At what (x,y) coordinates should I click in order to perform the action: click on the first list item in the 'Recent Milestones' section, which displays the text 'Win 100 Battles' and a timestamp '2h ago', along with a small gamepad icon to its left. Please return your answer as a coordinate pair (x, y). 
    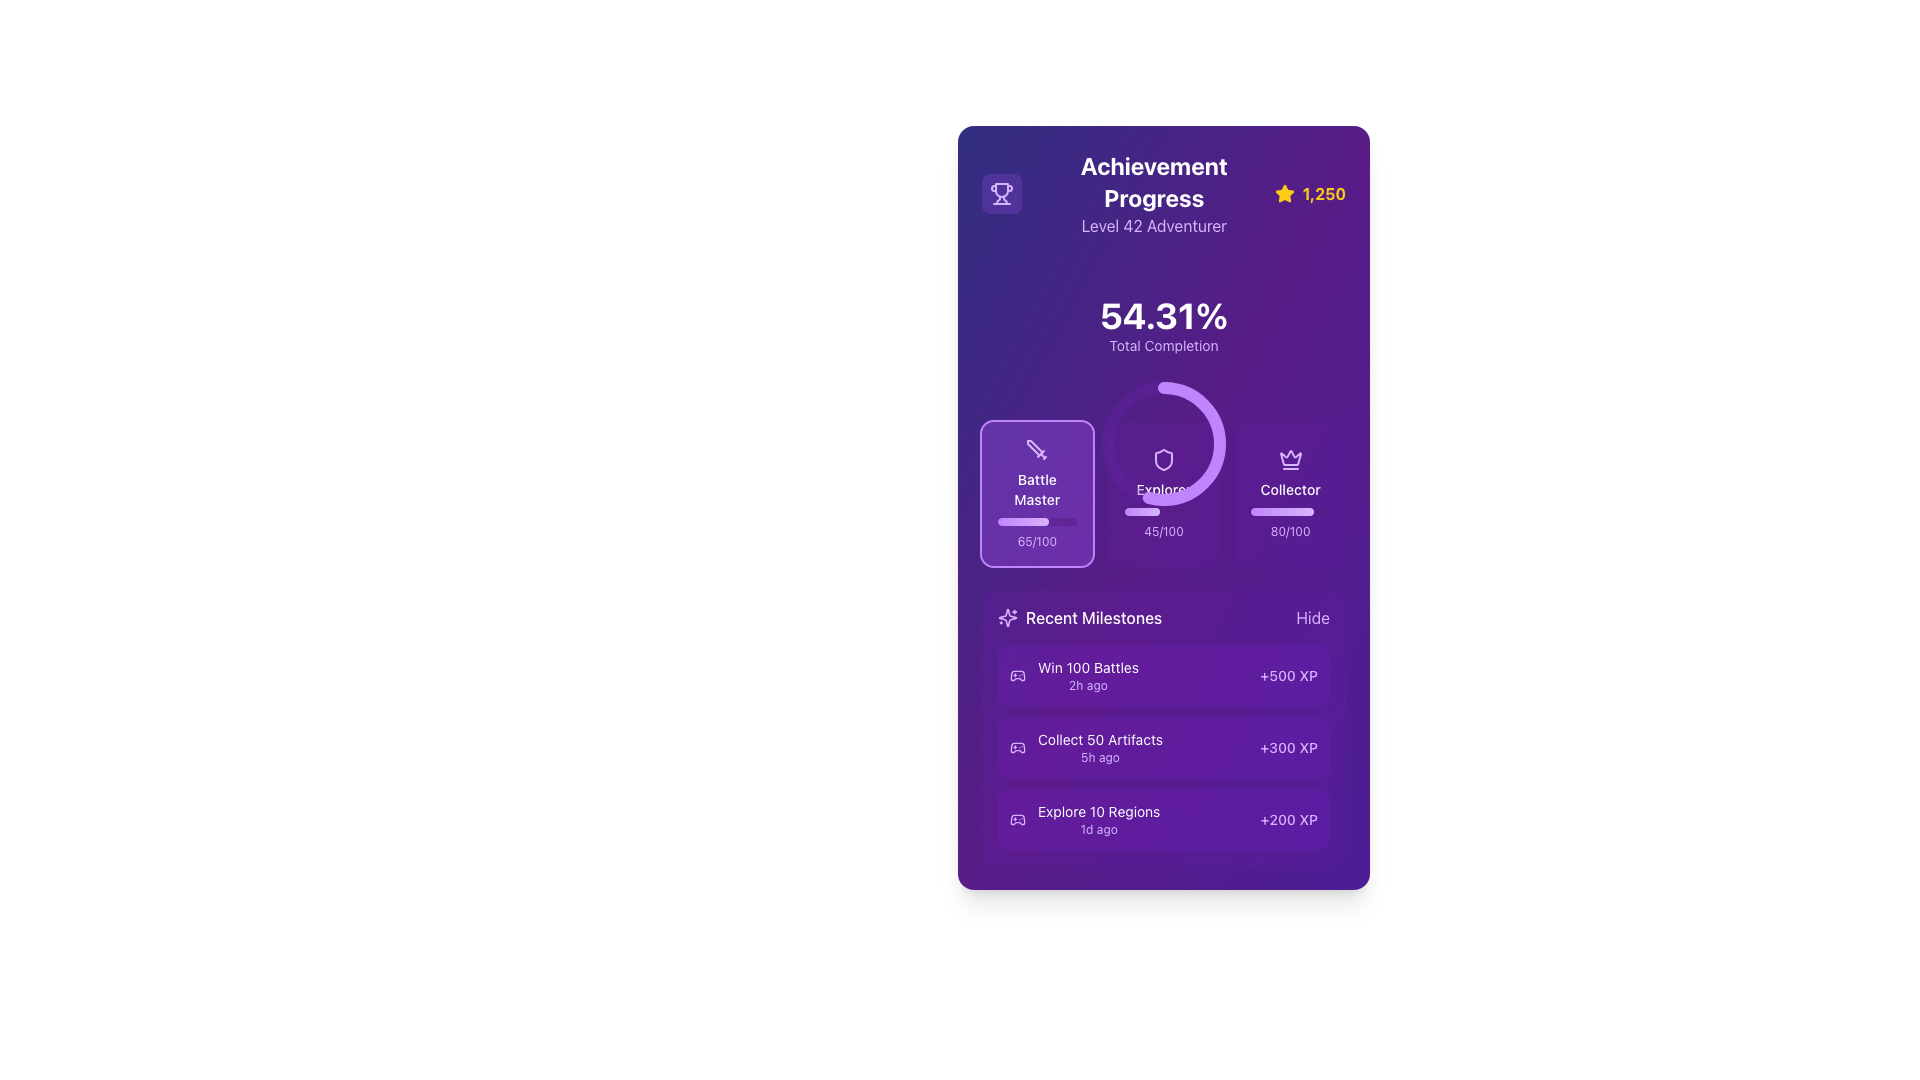
    Looking at the image, I should click on (1073, 675).